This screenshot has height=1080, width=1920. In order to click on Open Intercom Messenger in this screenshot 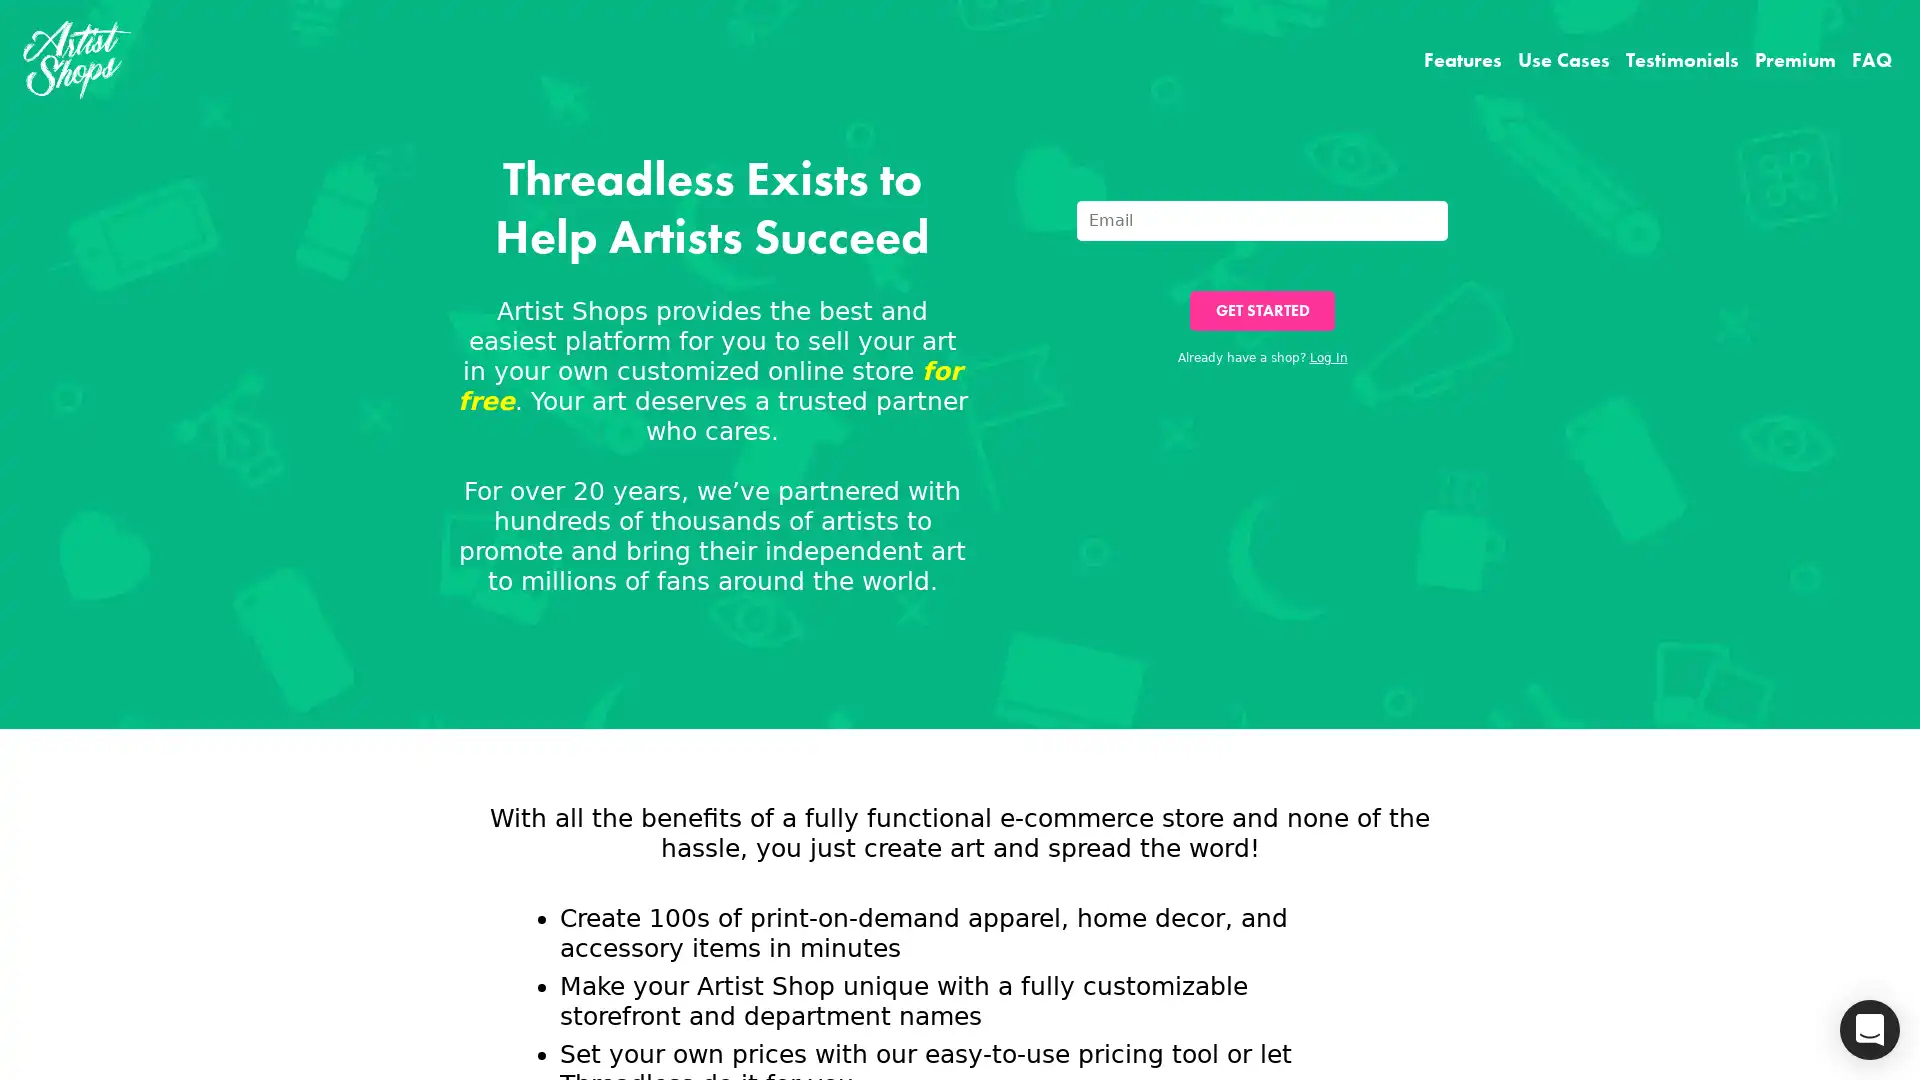, I will do `click(1869, 1029)`.